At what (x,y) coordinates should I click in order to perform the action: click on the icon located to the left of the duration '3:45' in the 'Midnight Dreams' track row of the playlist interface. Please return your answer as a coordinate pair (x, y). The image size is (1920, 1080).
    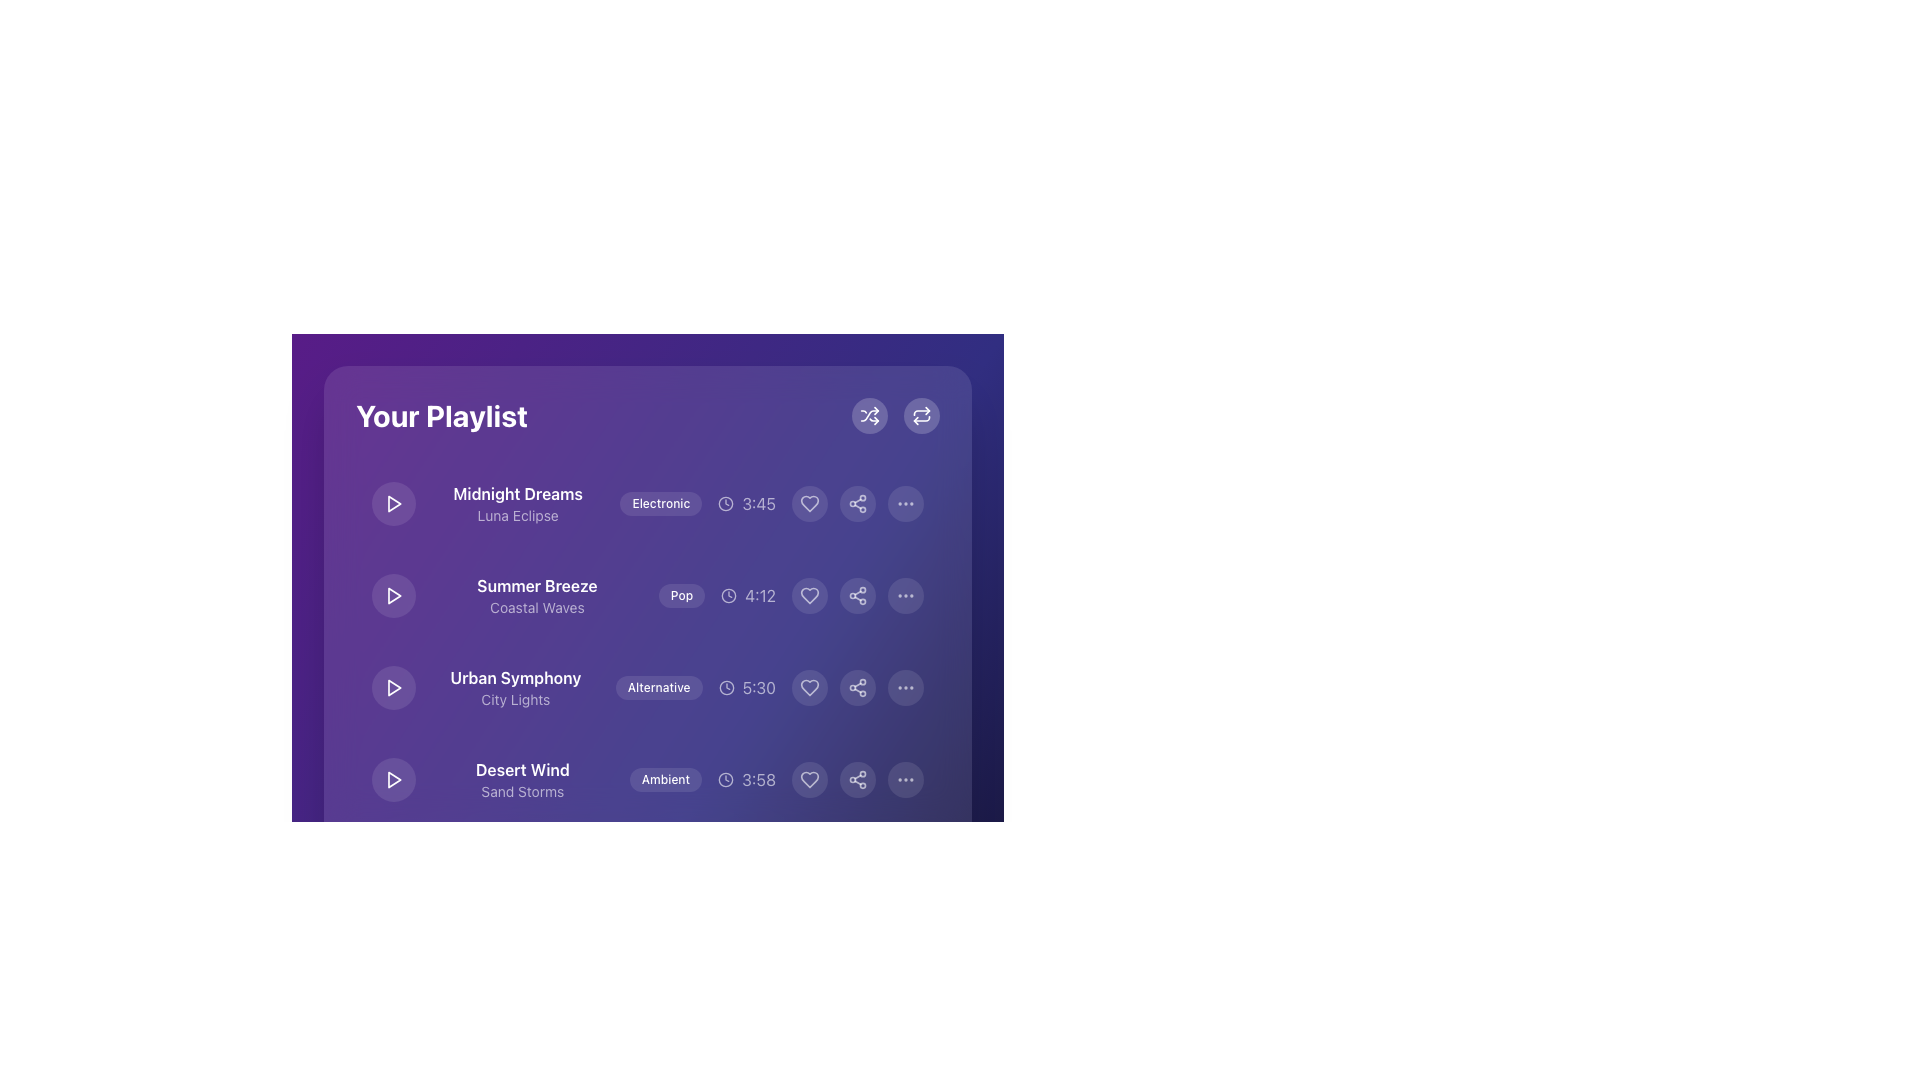
    Looking at the image, I should click on (725, 503).